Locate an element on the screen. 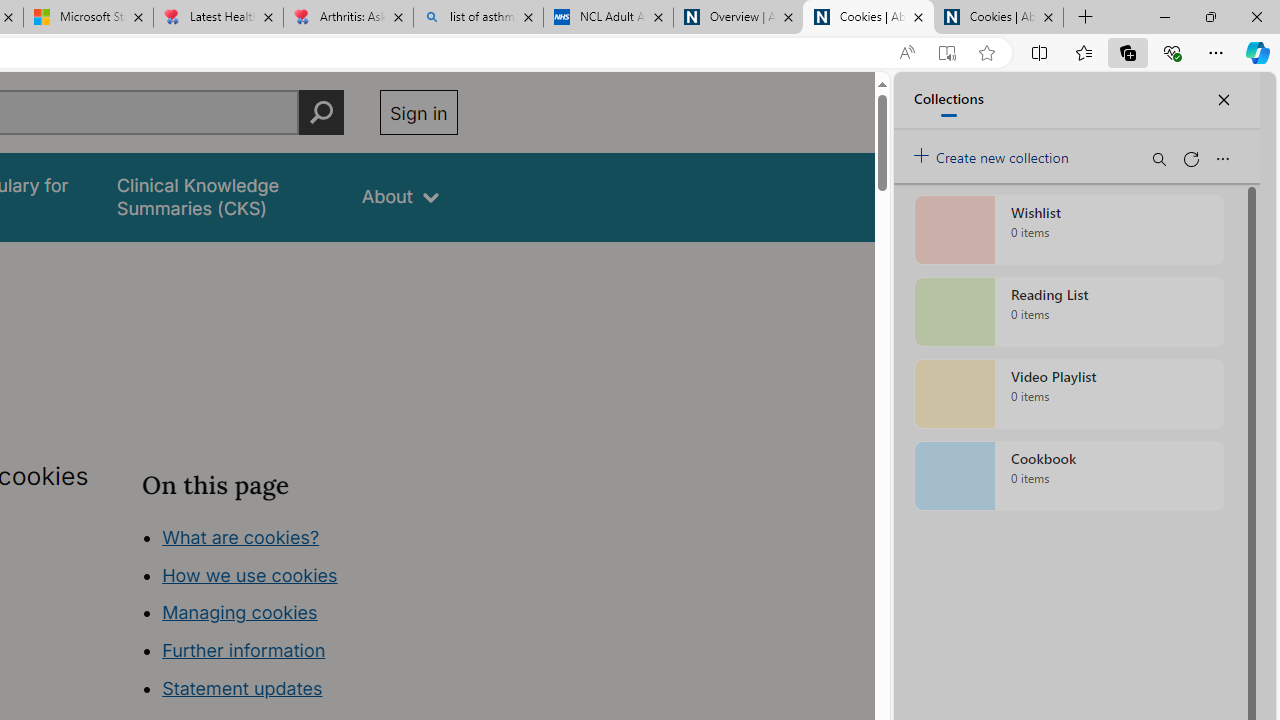 This screenshot has width=1280, height=720. 'list of asthma inhalers uk - Search' is located at coordinates (477, 17).